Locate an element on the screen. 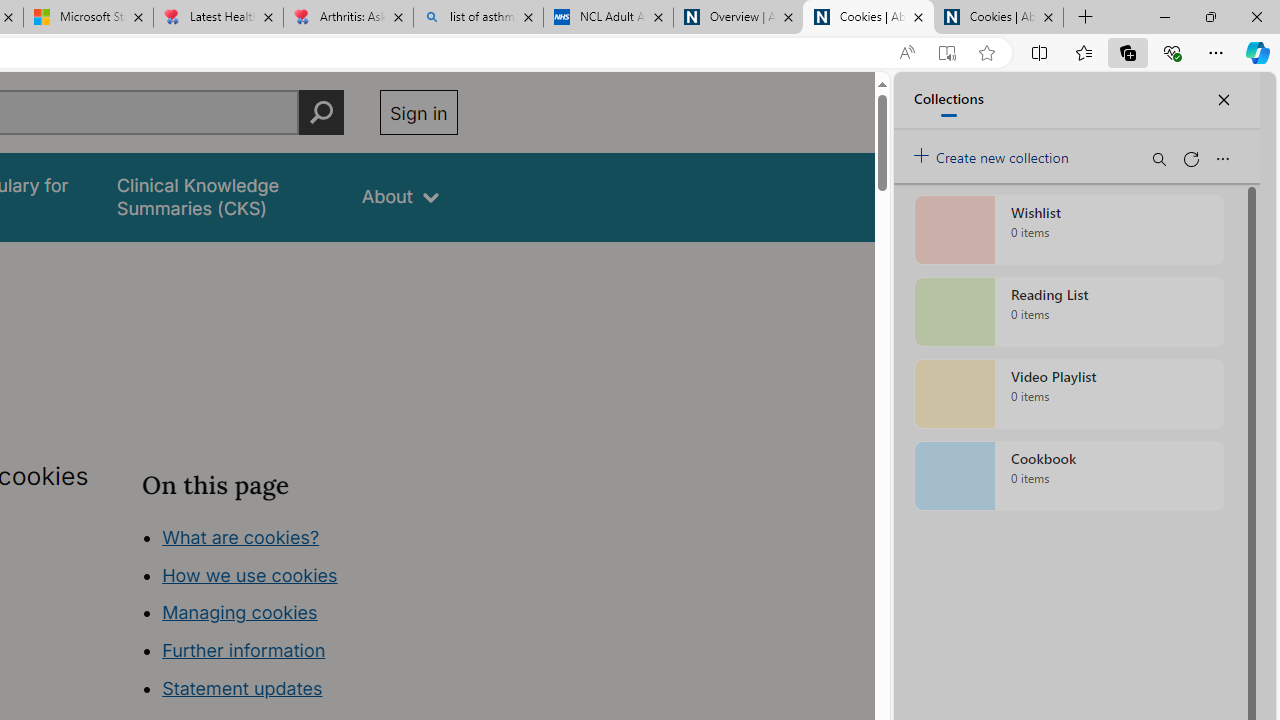 This screenshot has width=1280, height=720. 'list of asthma inhalers uk - Search' is located at coordinates (477, 17).